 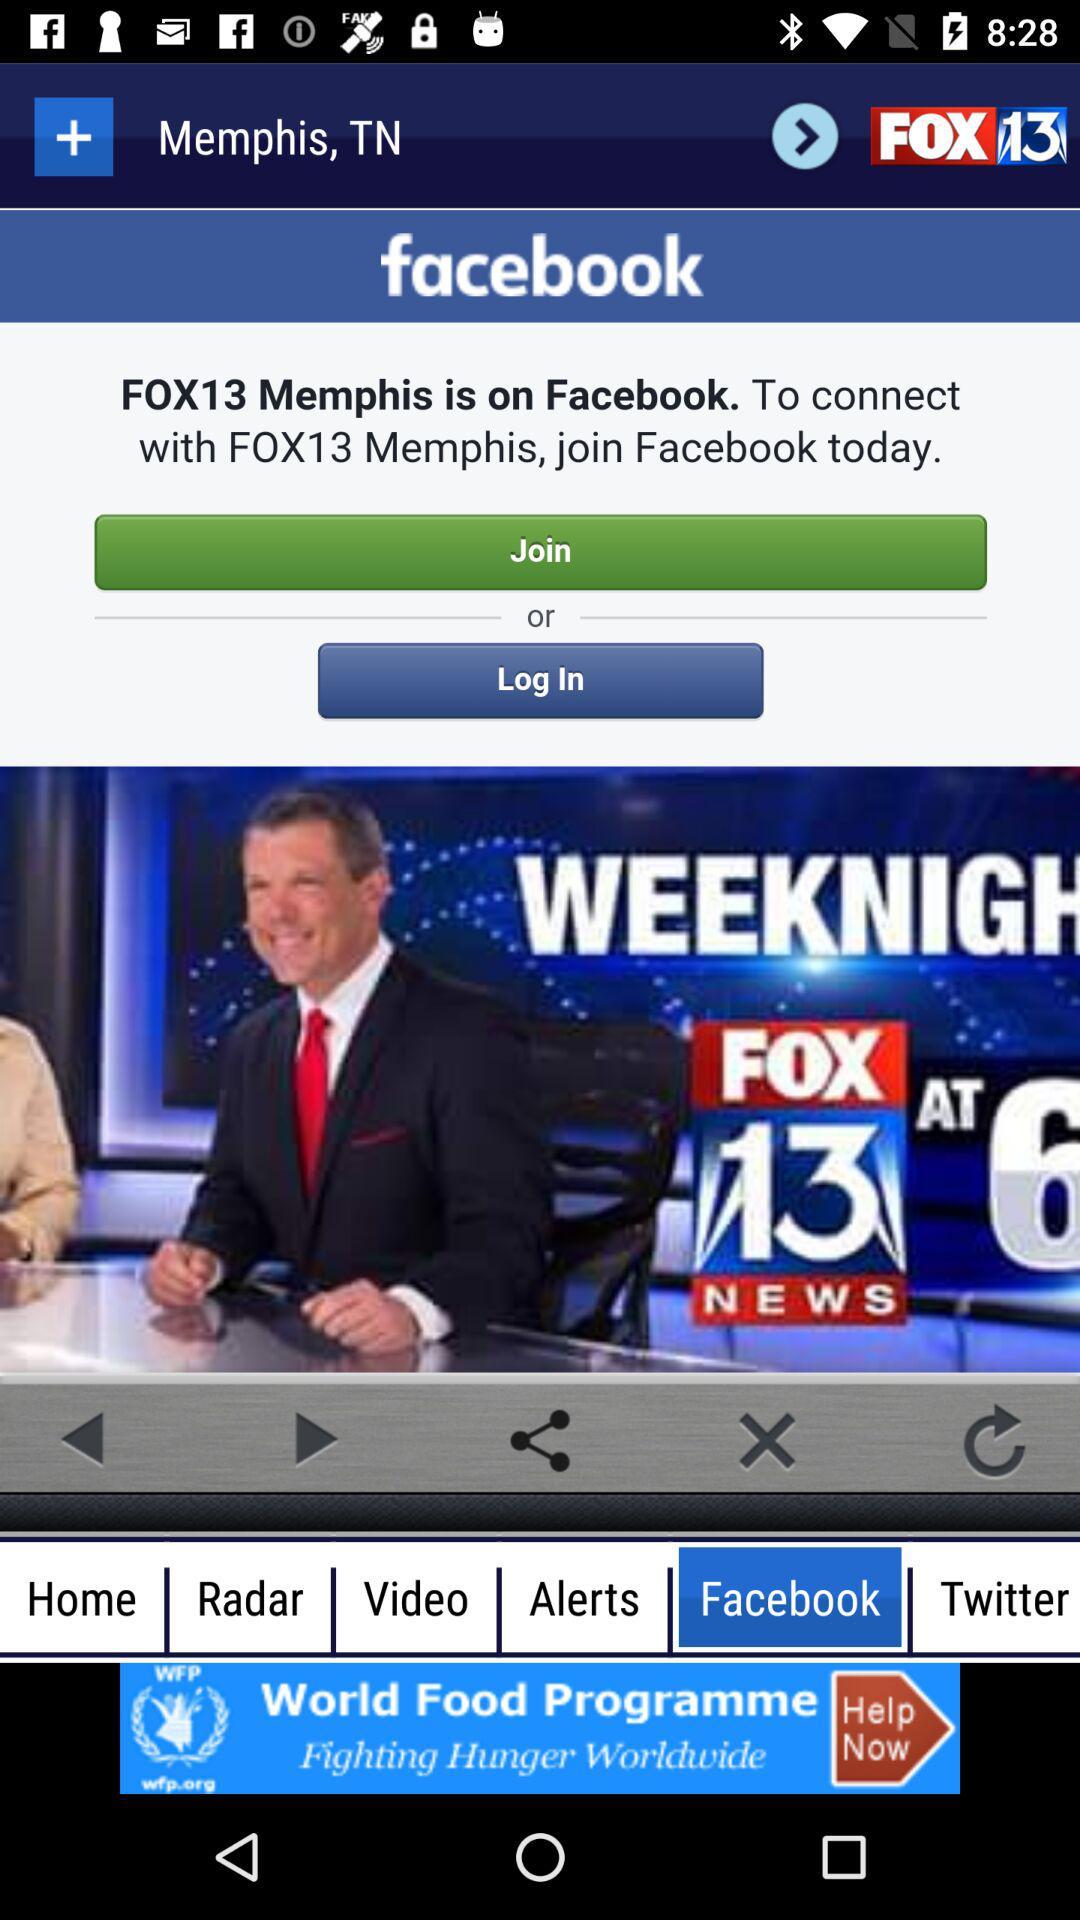 What do you see at coordinates (994, 1440) in the screenshot?
I see `the refresh icon` at bounding box center [994, 1440].